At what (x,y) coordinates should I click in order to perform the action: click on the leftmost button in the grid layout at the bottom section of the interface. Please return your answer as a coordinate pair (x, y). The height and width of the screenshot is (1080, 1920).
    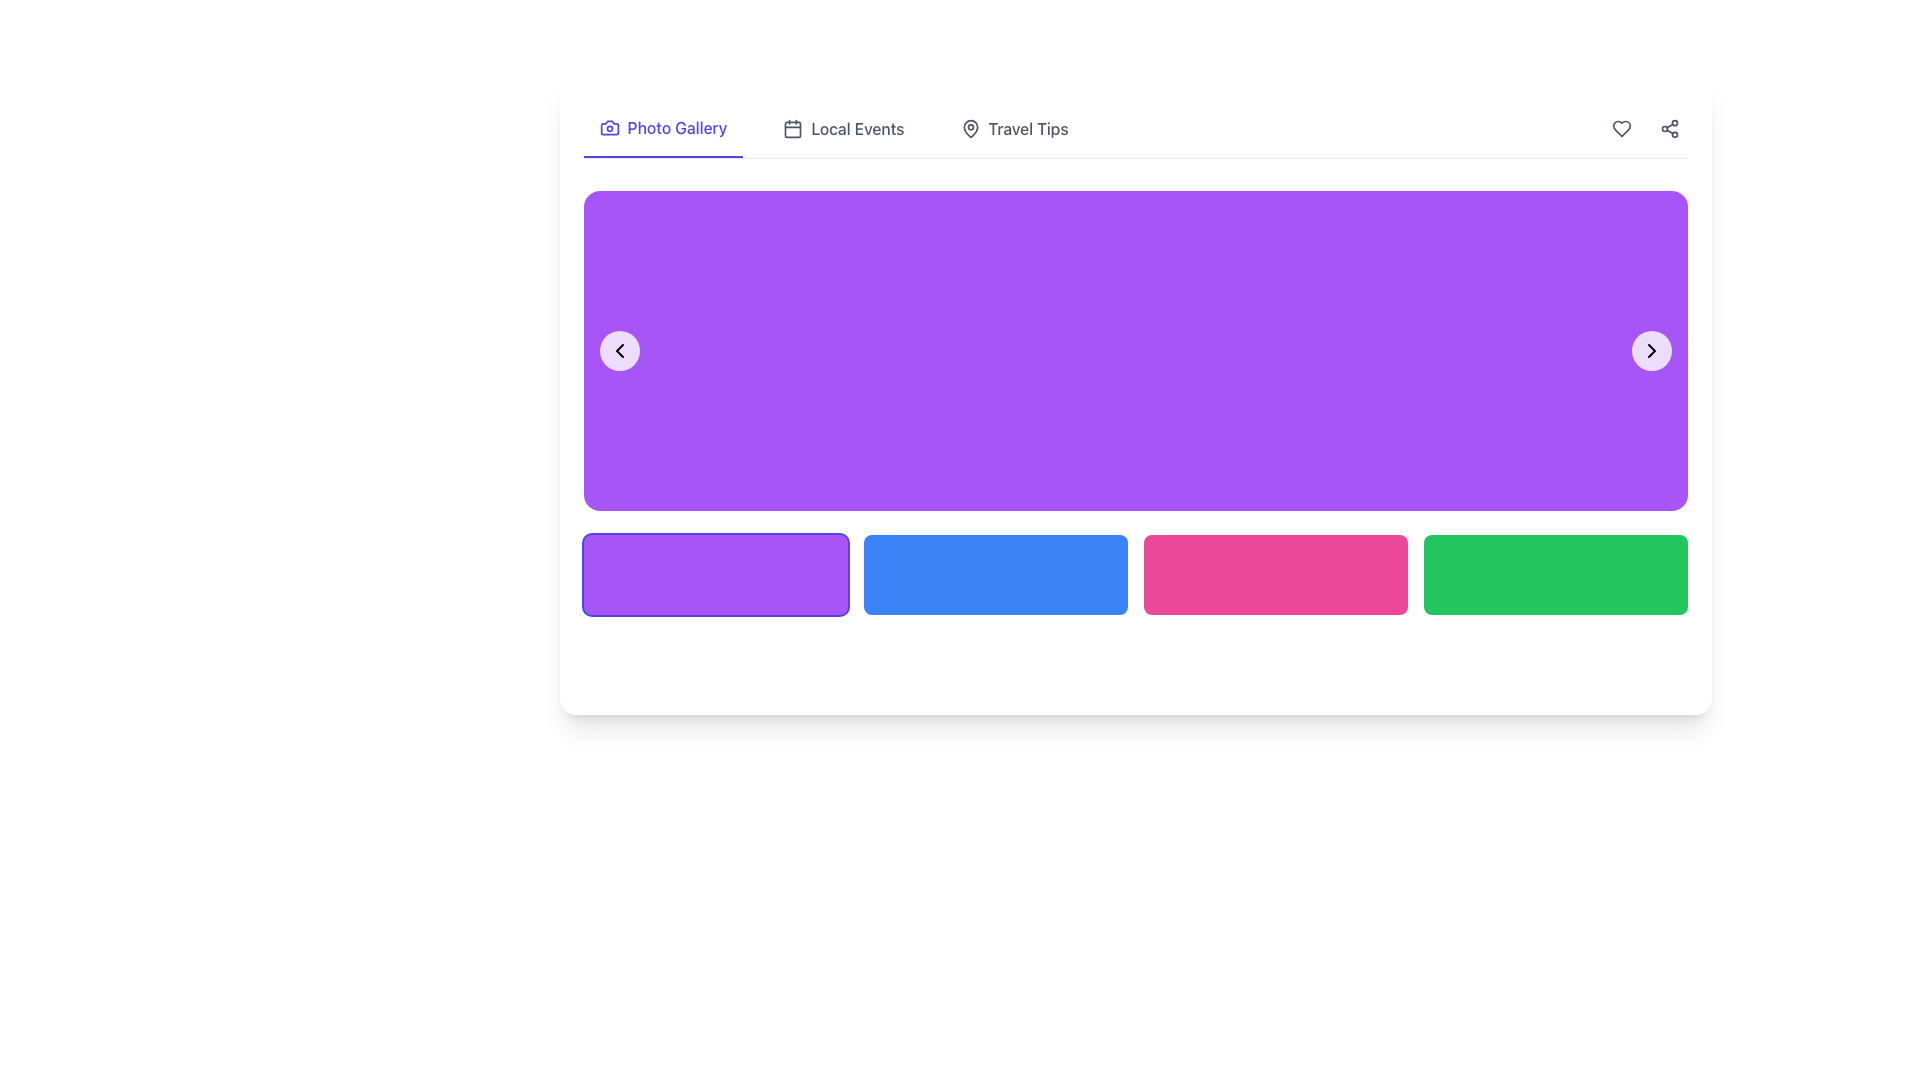
    Looking at the image, I should click on (715, 574).